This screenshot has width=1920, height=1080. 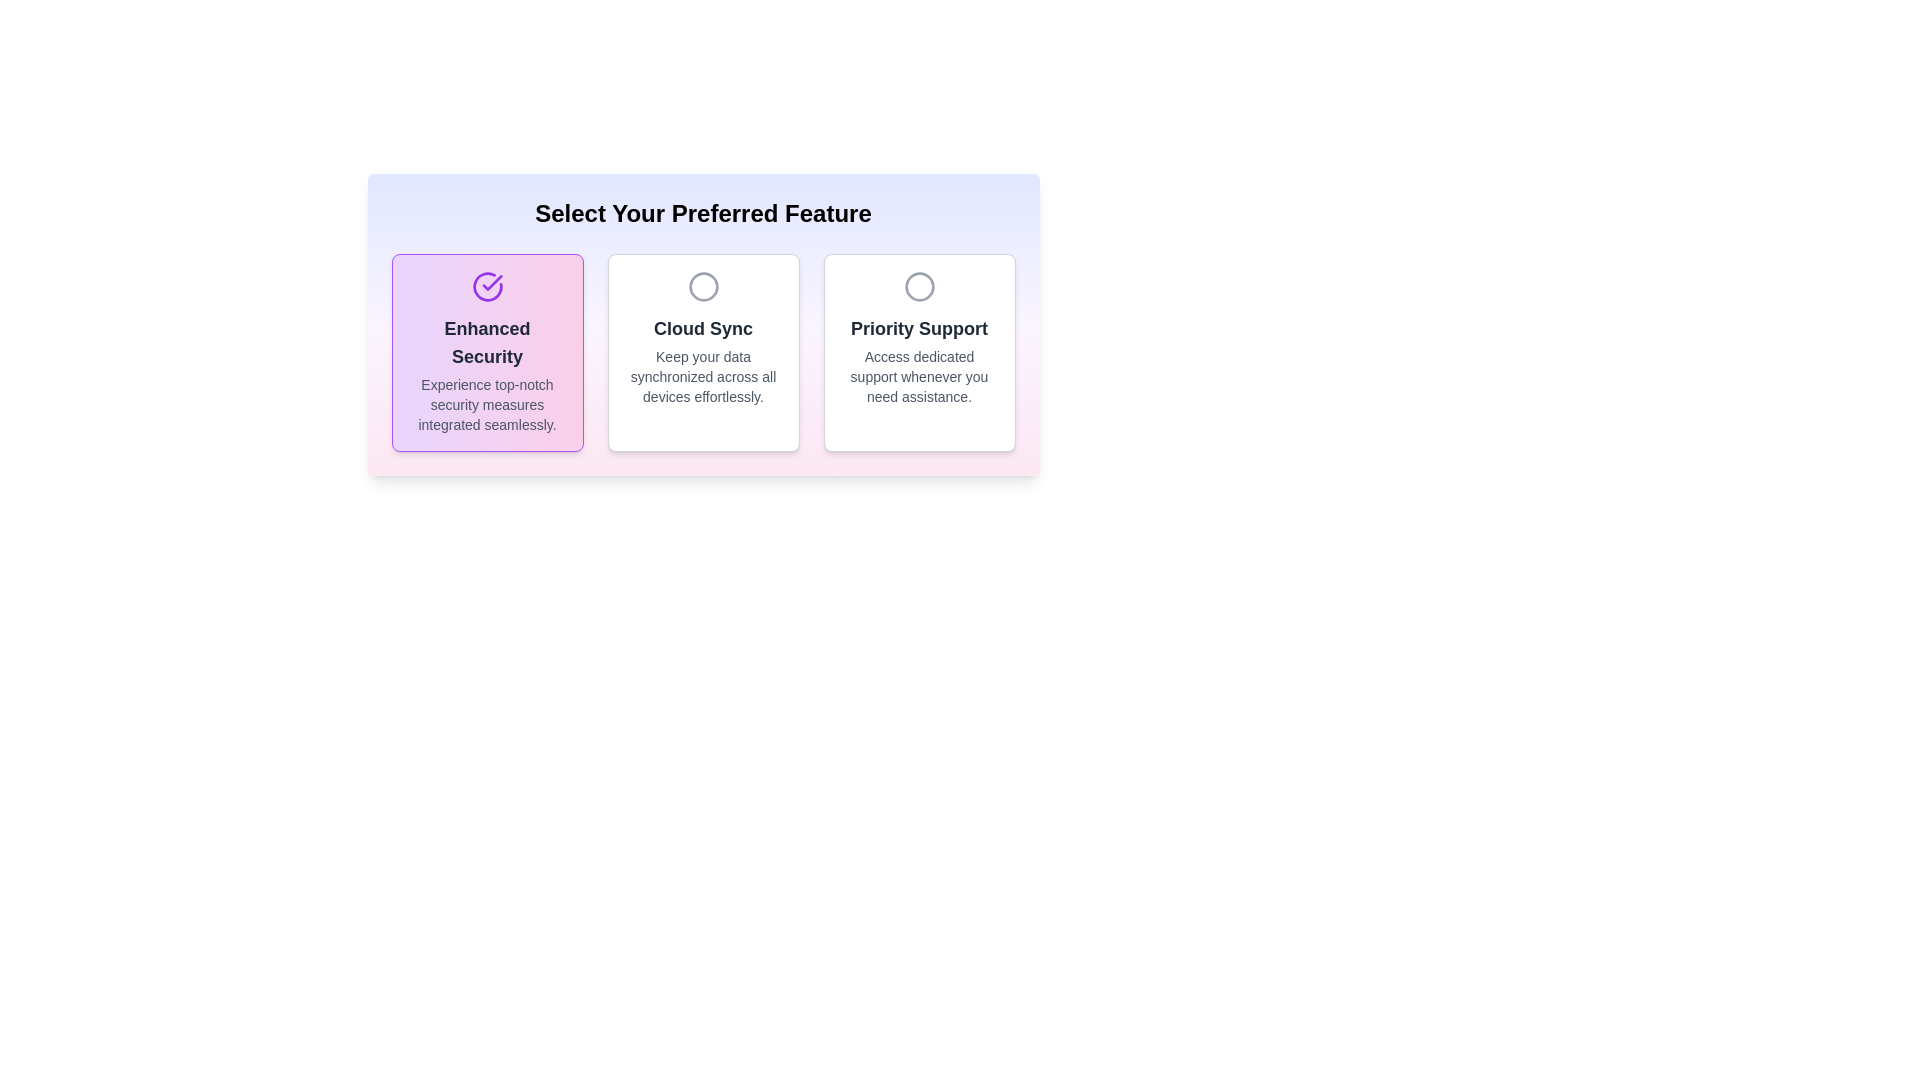 What do you see at coordinates (703, 377) in the screenshot?
I see `the static text label that reads 'Keep your data synchronized across all devices effortlessly', located below the 'Cloud Sync' header within a bordered, white background box` at bounding box center [703, 377].